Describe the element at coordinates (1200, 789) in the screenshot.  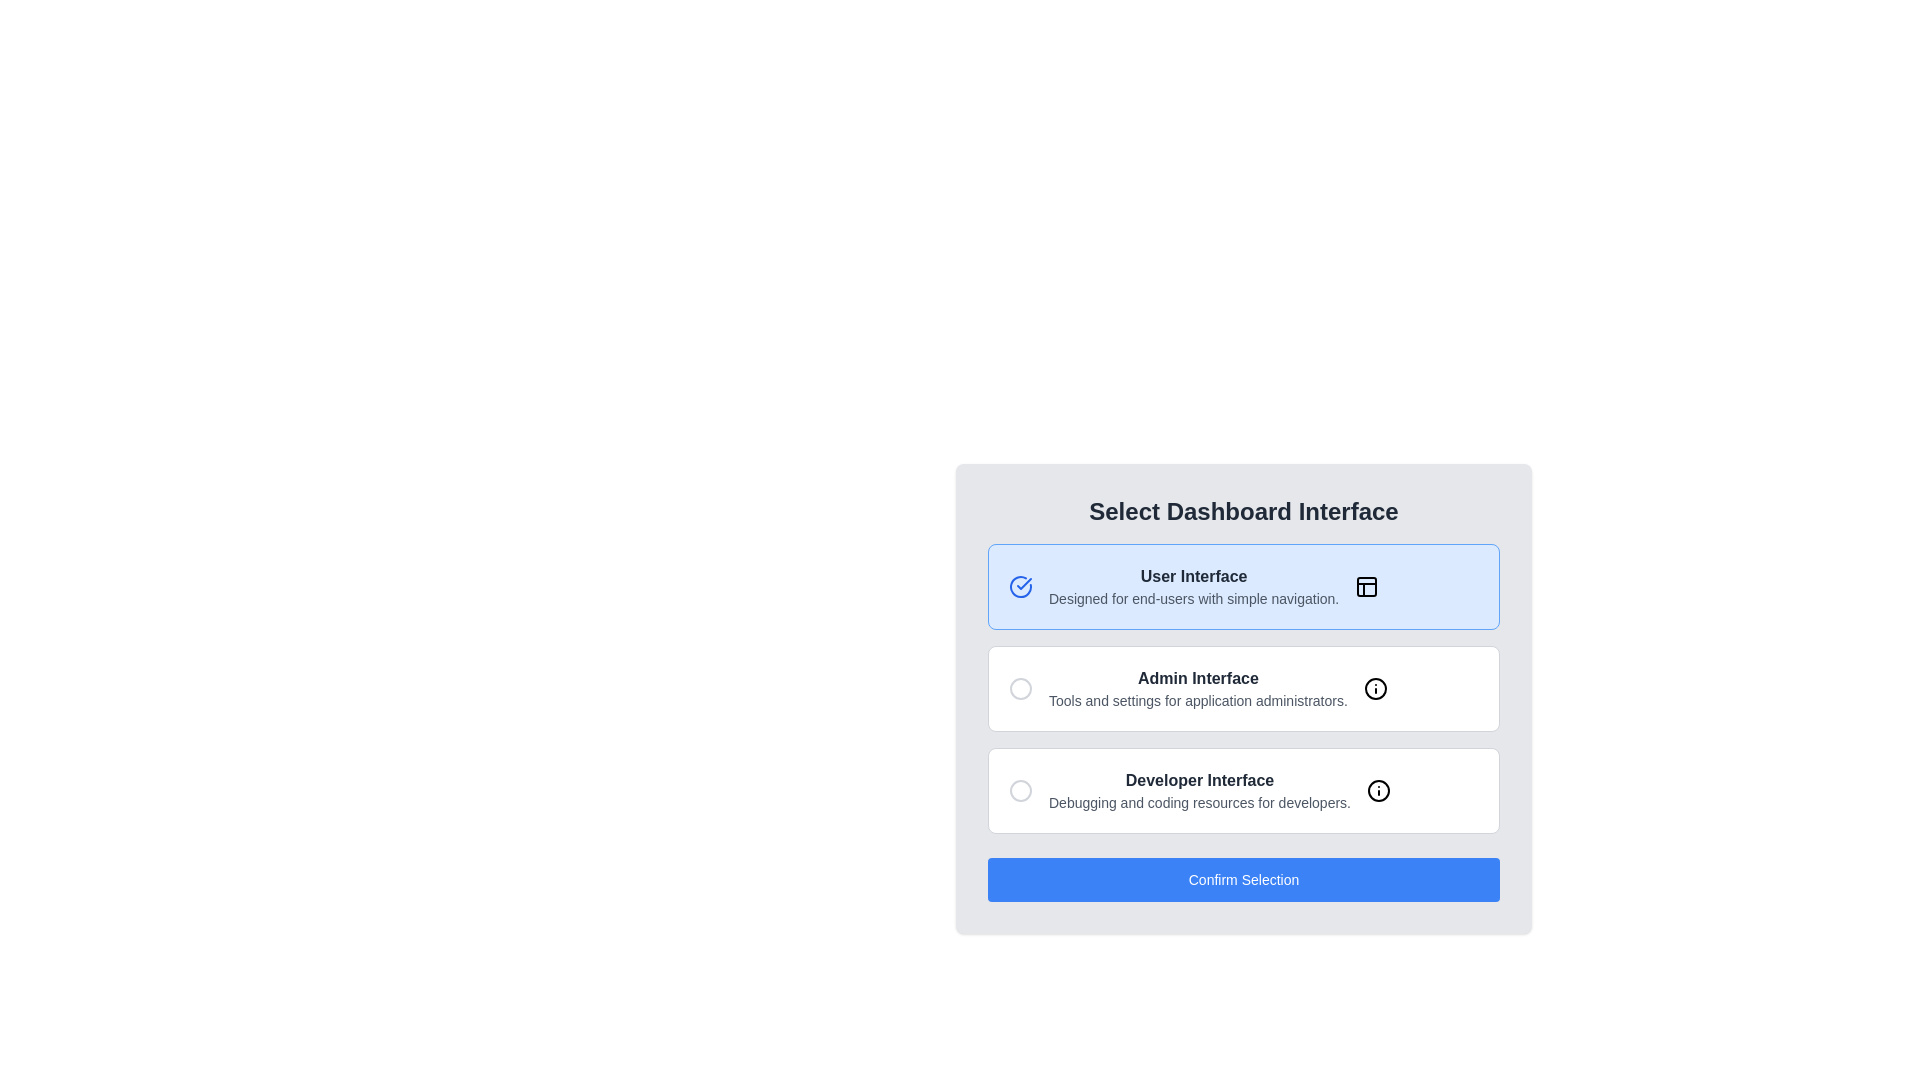
I see `the 'Developer Interface' text label, which features bold dark gray text with a description below it in lighter gray, located in the third card of the vertical list of interface selection cards` at that location.